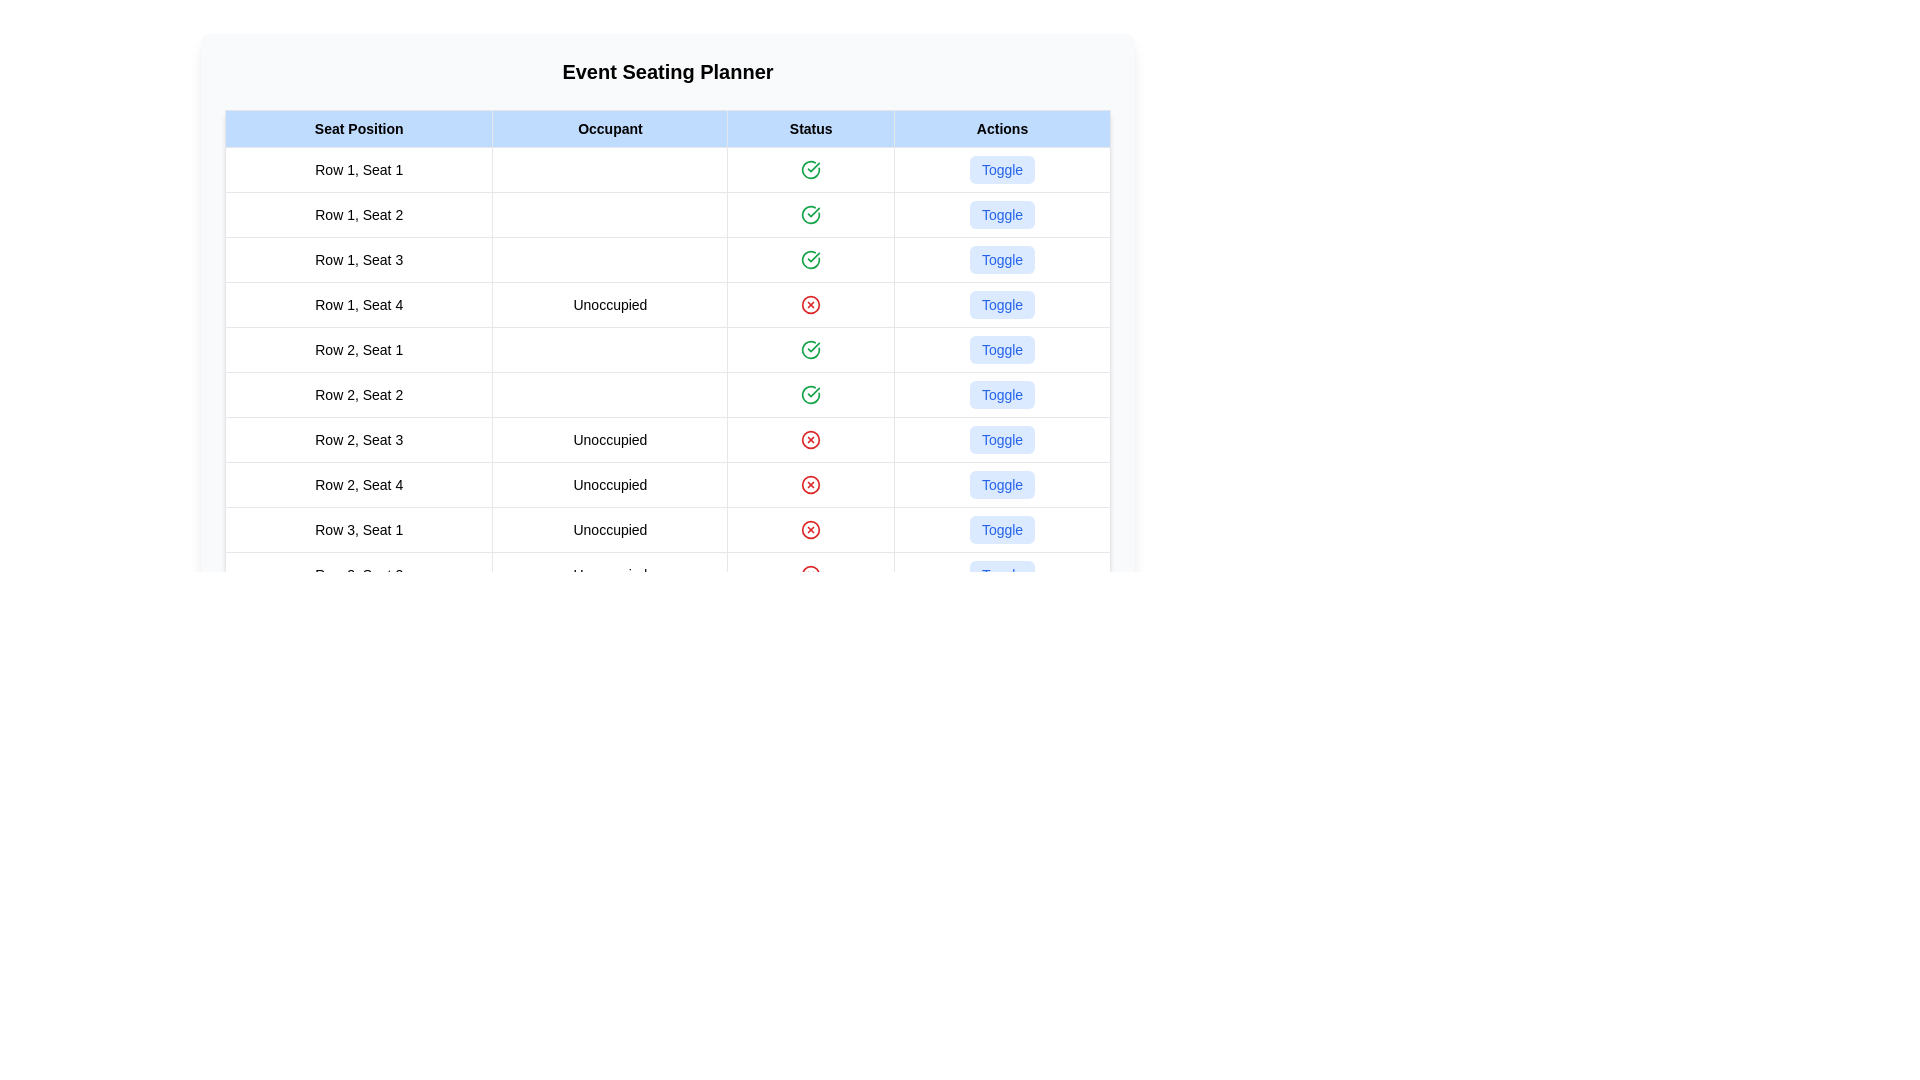  Describe the element at coordinates (609, 485) in the screenshot. I see `the text label displaying the status 'Unoccupied' in the second column of Row 2, Seat 4 under the 'Occupant' header` at that location.